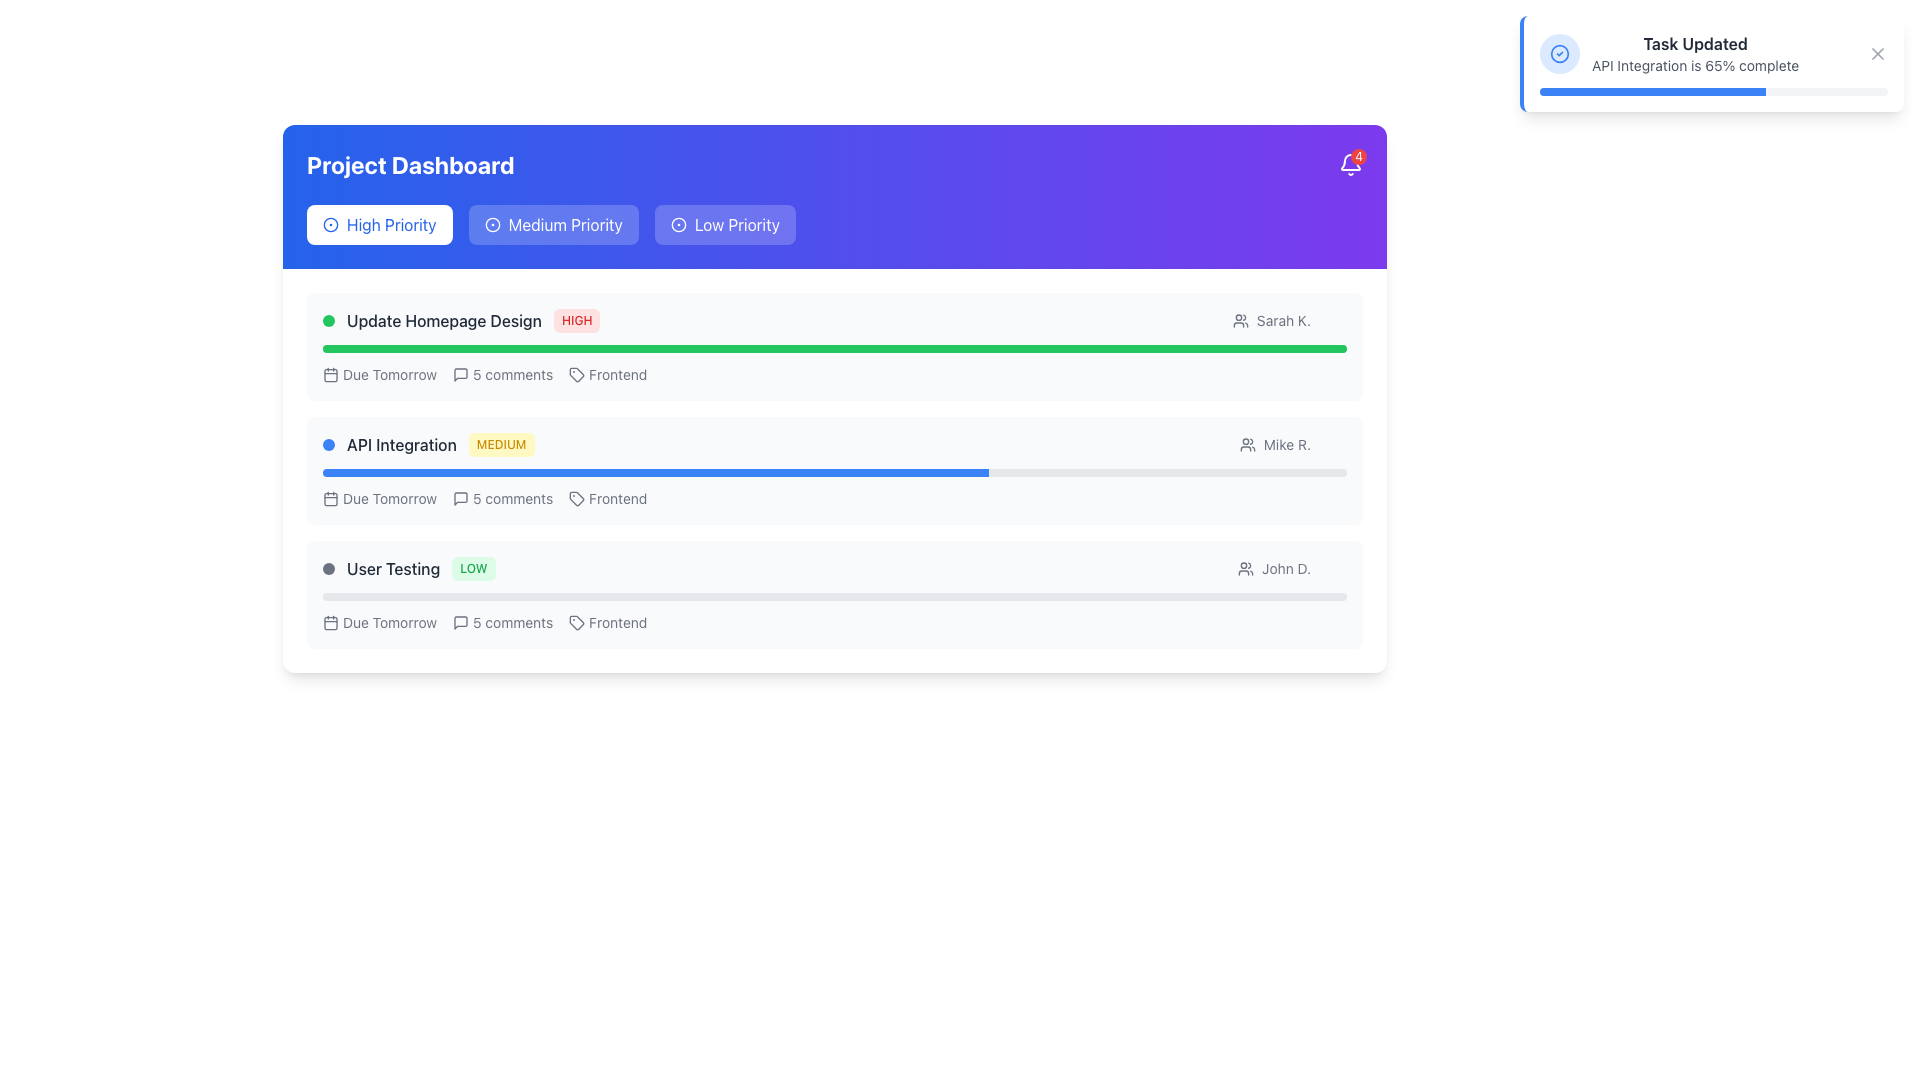  What do you see at coordinates (503, 374) in the screenshot?
I see `text '5 comments' displayed in light gray color, which is accompanied by a speech bubble icon, located in the 'Update Homepage Design' section between 'Due Tomorrow' and 'Frontend'` at bounding box center [503, 374].